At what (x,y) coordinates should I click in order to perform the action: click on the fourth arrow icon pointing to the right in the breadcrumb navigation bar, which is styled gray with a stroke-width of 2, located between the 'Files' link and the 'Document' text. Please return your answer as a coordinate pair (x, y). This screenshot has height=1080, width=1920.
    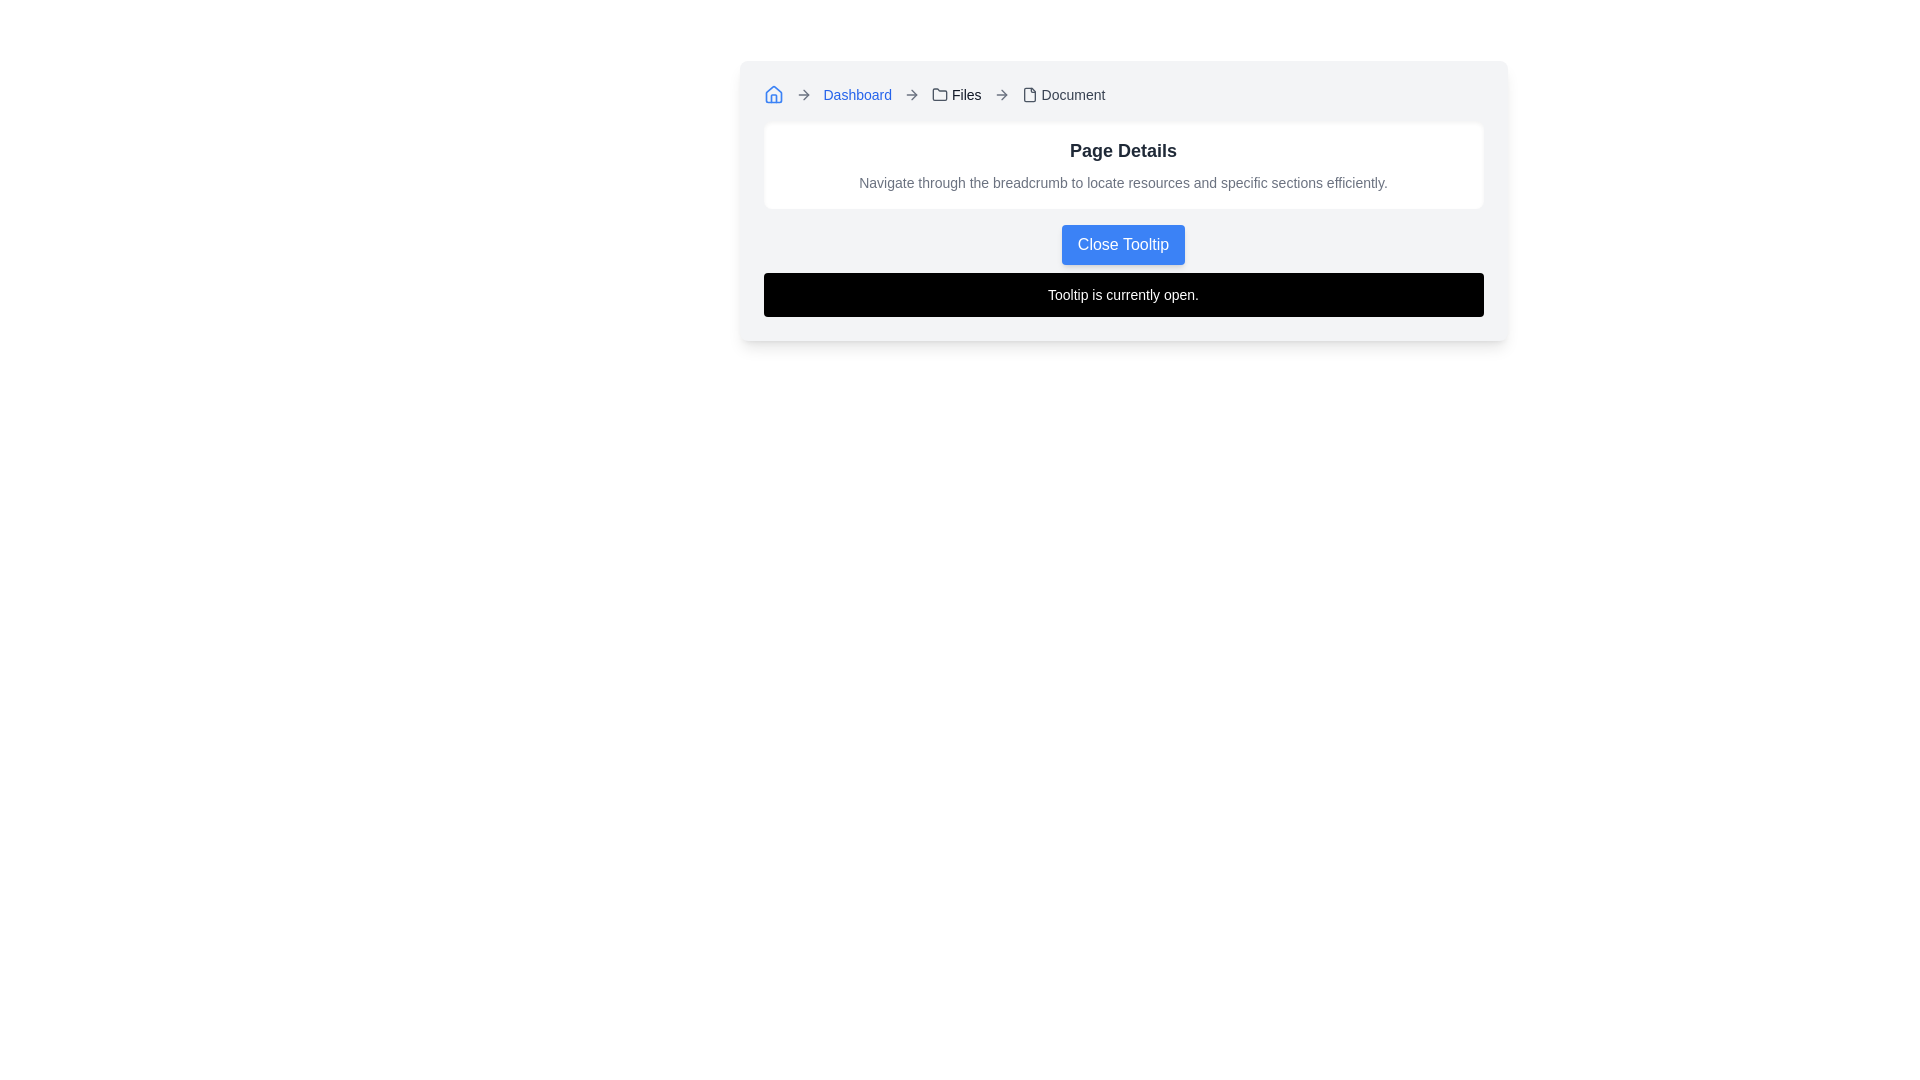
    Looking at the image, I should click on (1001, 95).